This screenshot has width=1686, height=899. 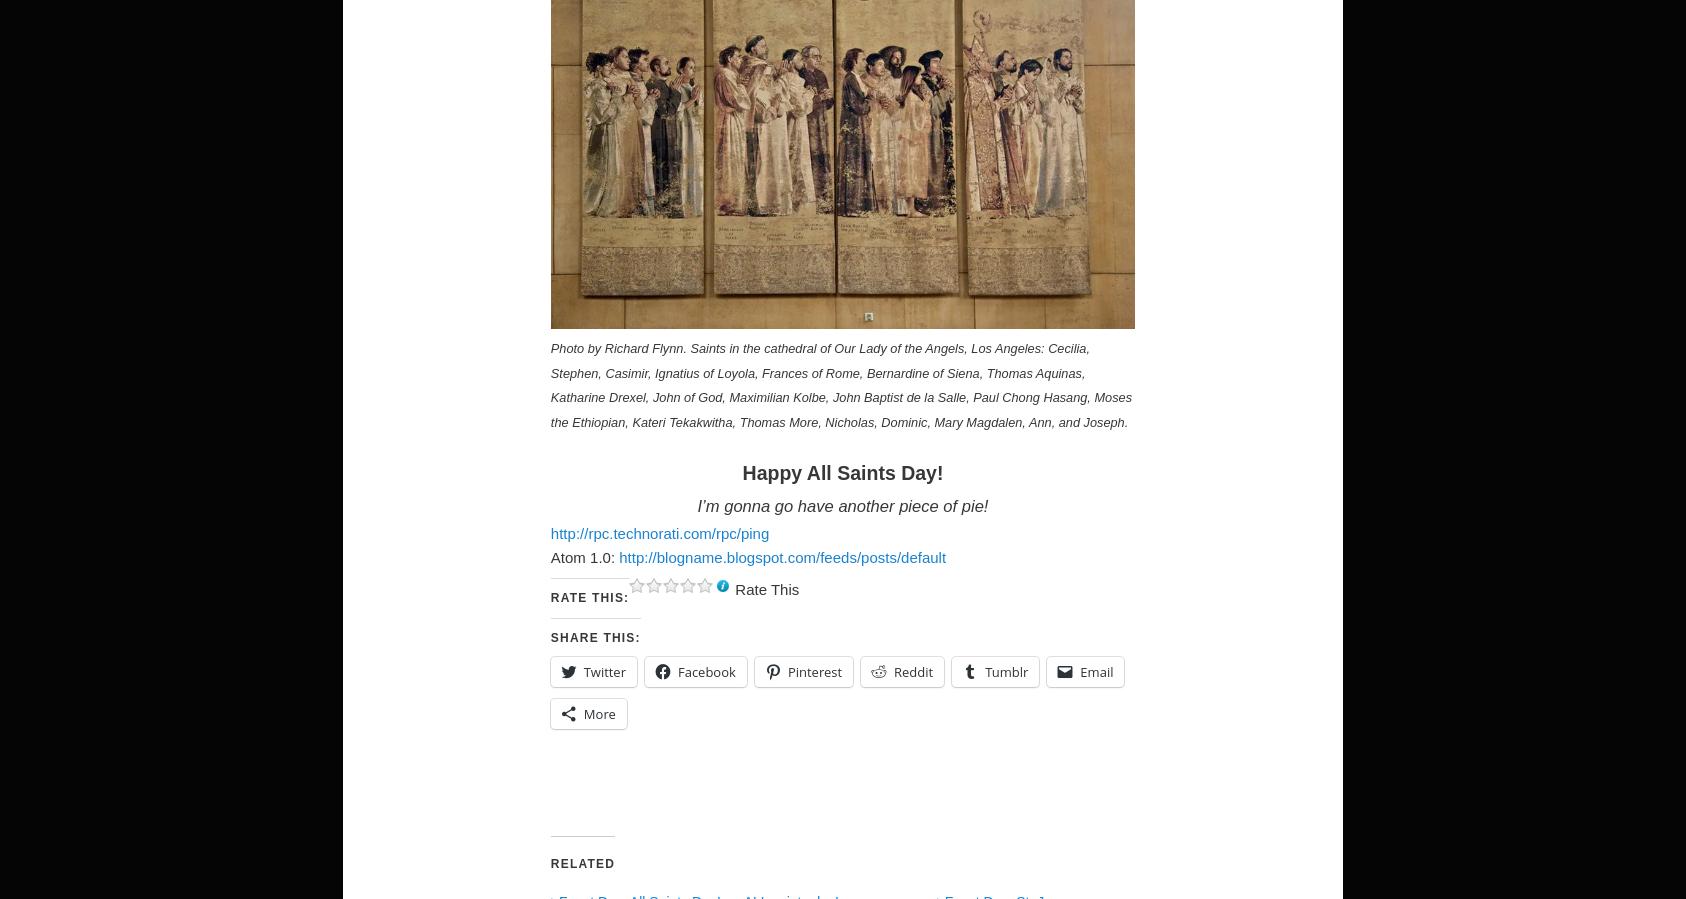 What do you see at coordinates (705, 671) in the screenshot?
I see `'Facebook'` at bounding box center [705, 671].